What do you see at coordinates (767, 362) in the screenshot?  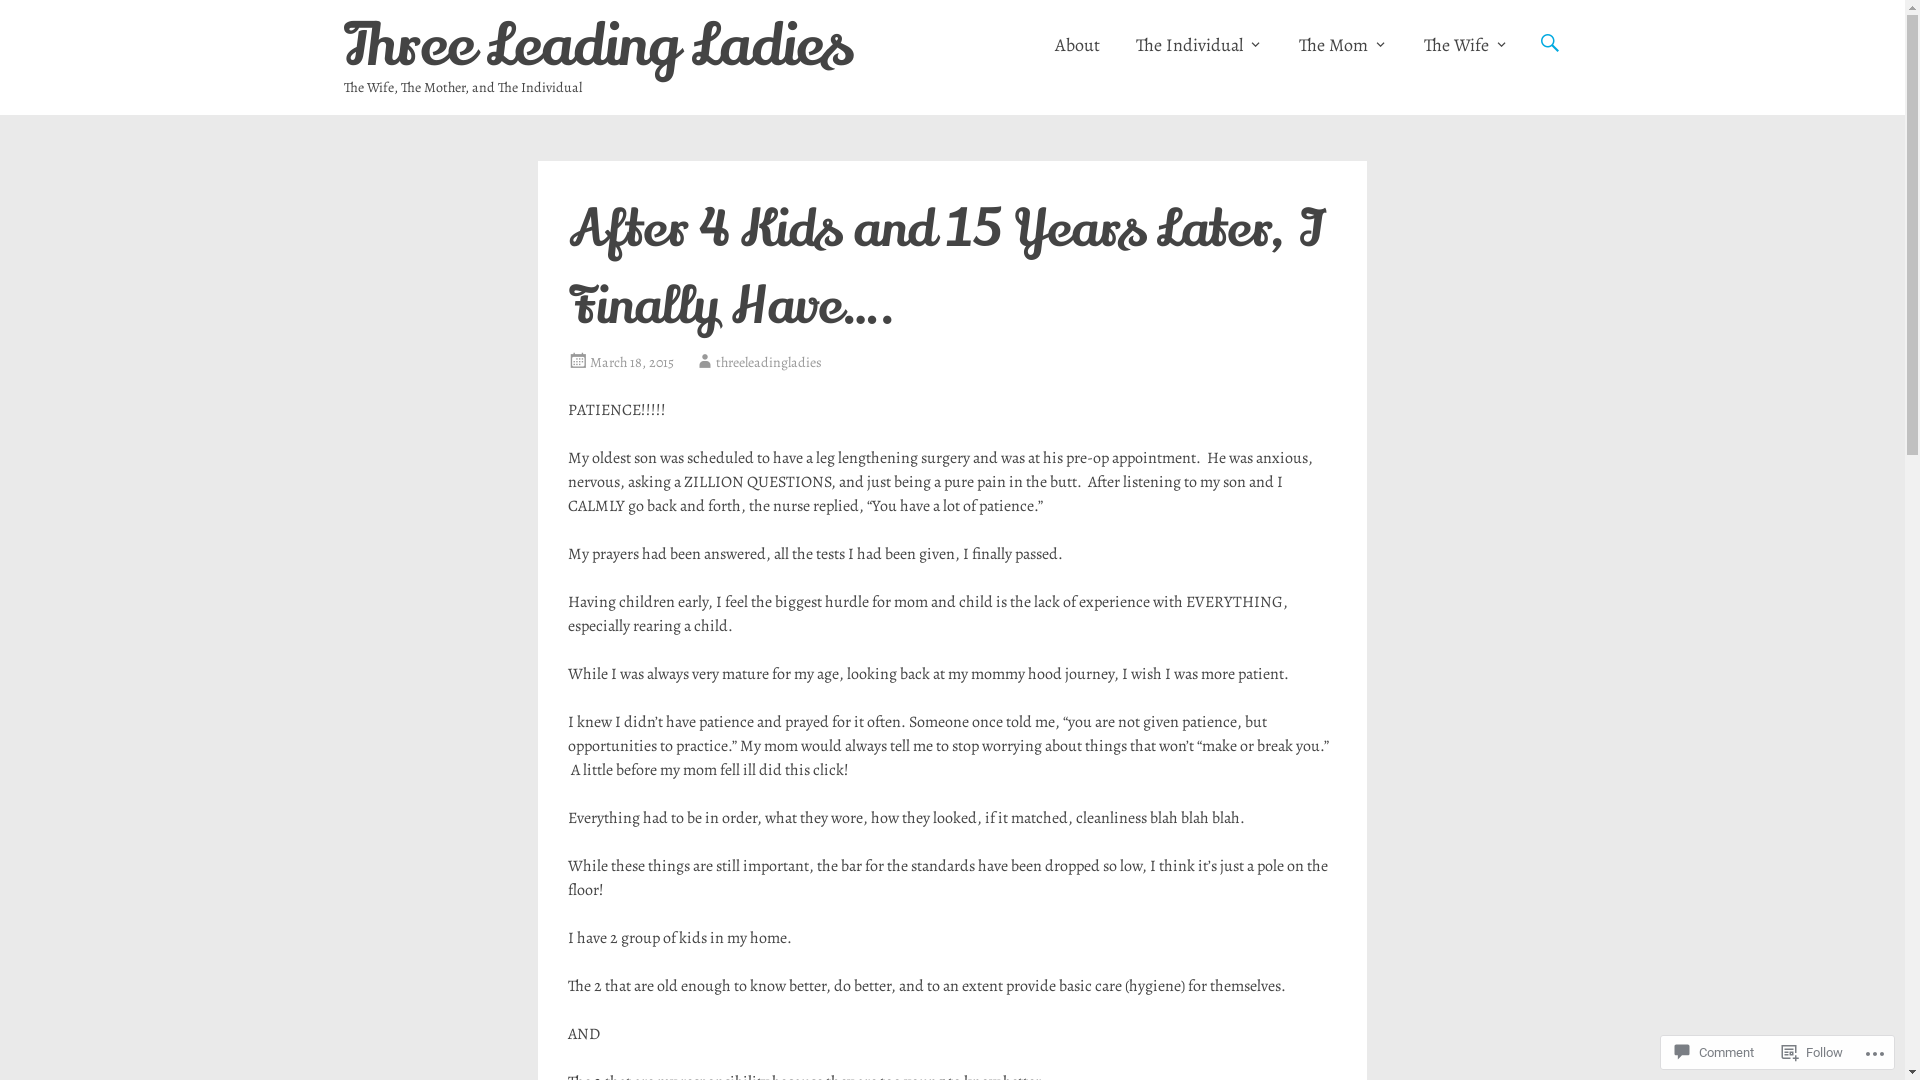 I see `'threeleadingladies'` at bounding box center [767, 362].